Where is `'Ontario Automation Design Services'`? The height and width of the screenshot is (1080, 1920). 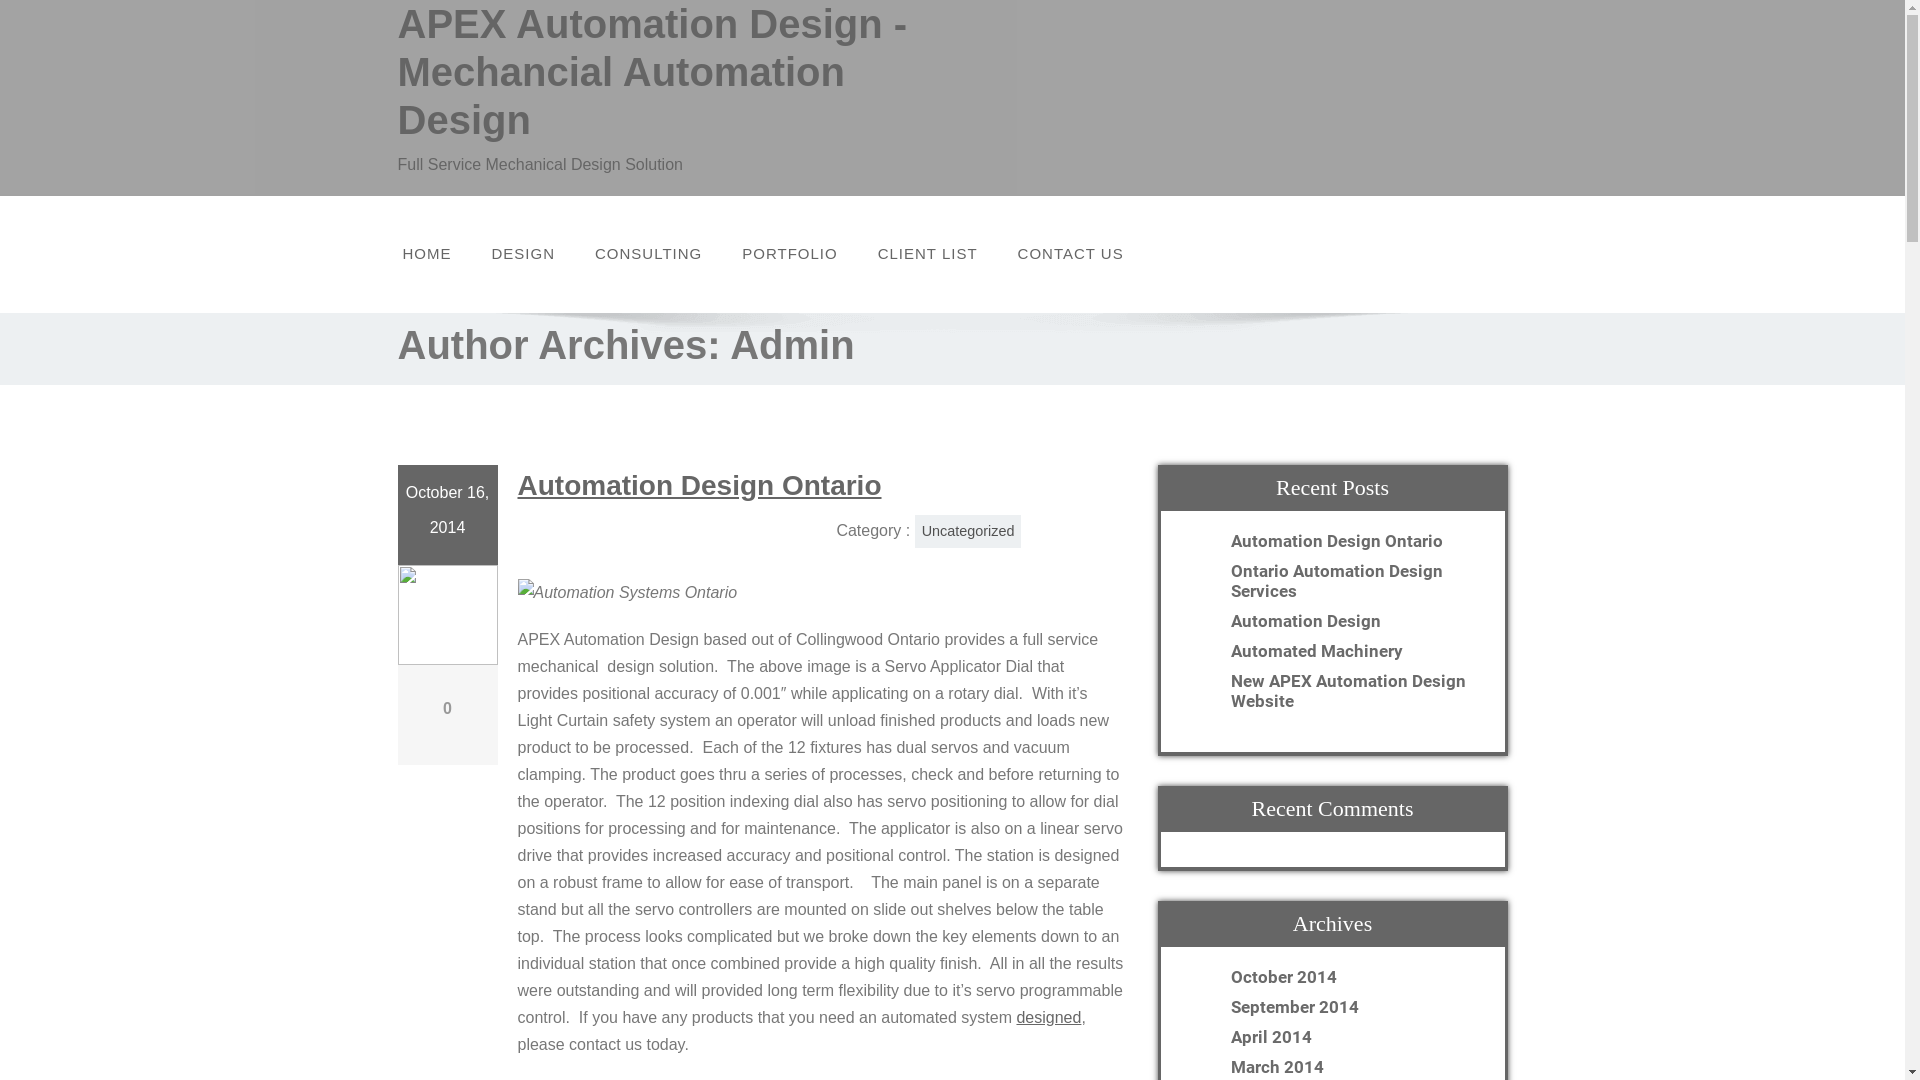
'Ontario Automation Design Services' is located at coordinates (1218, 579).